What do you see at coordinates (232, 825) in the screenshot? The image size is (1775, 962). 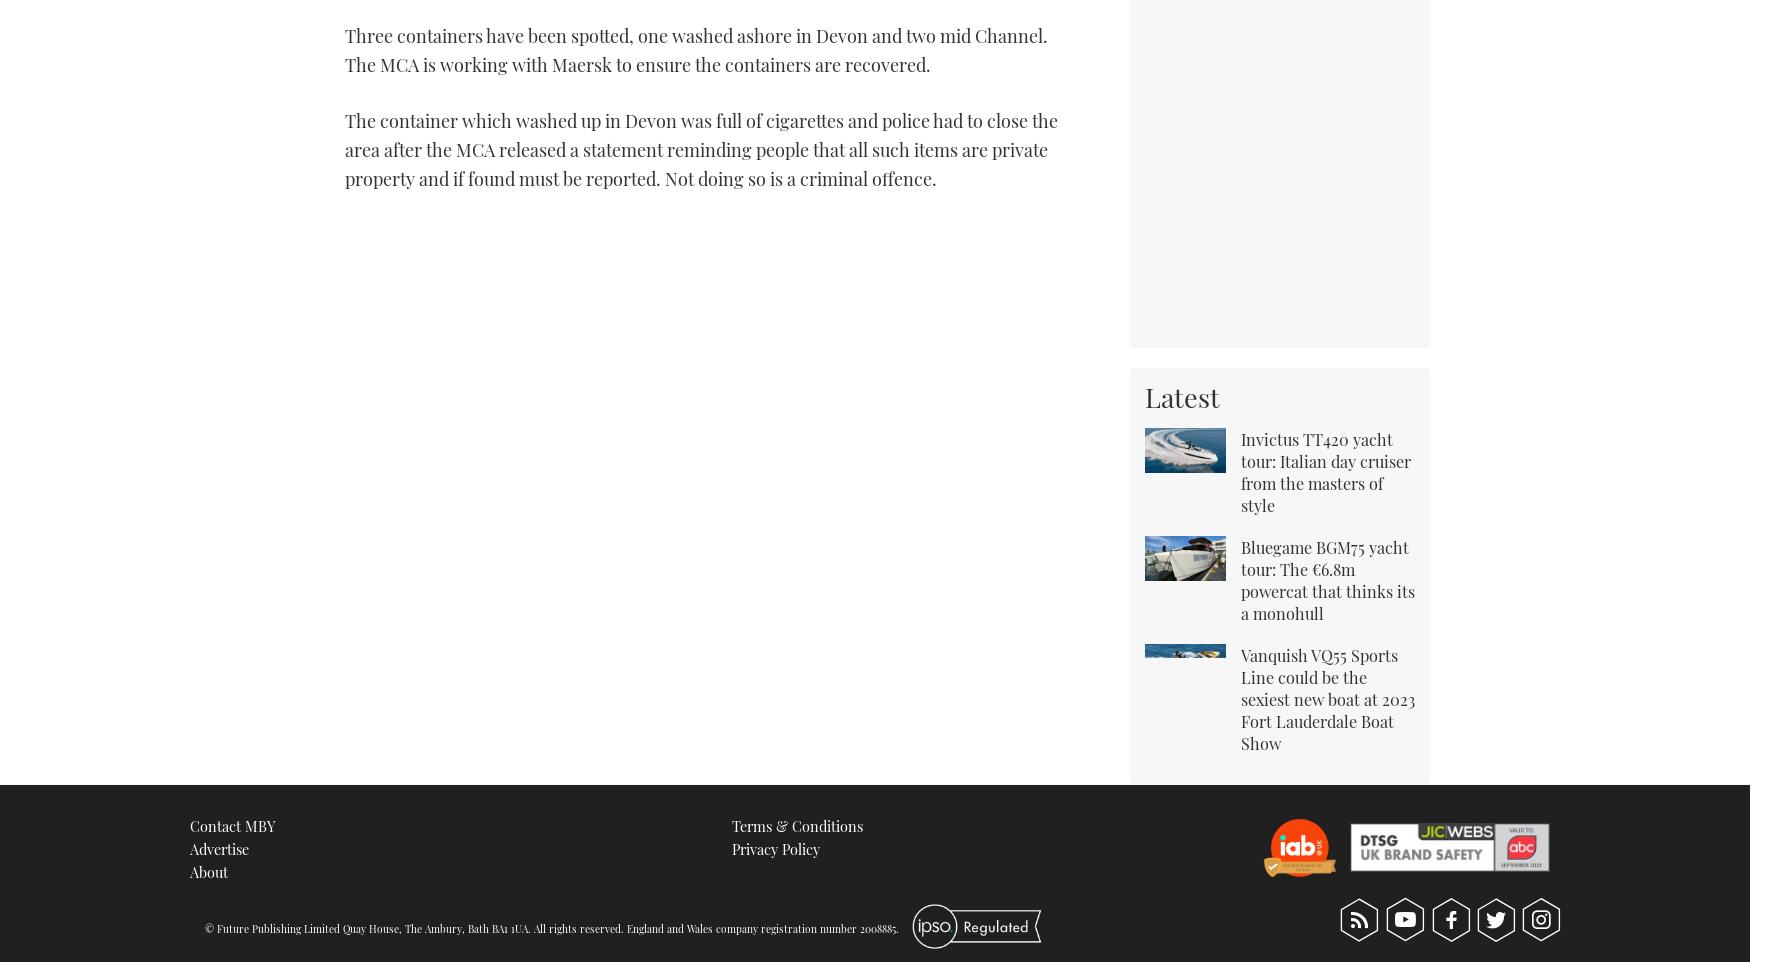 I see `'Contact MBY'` at bounding box center [232, 825].